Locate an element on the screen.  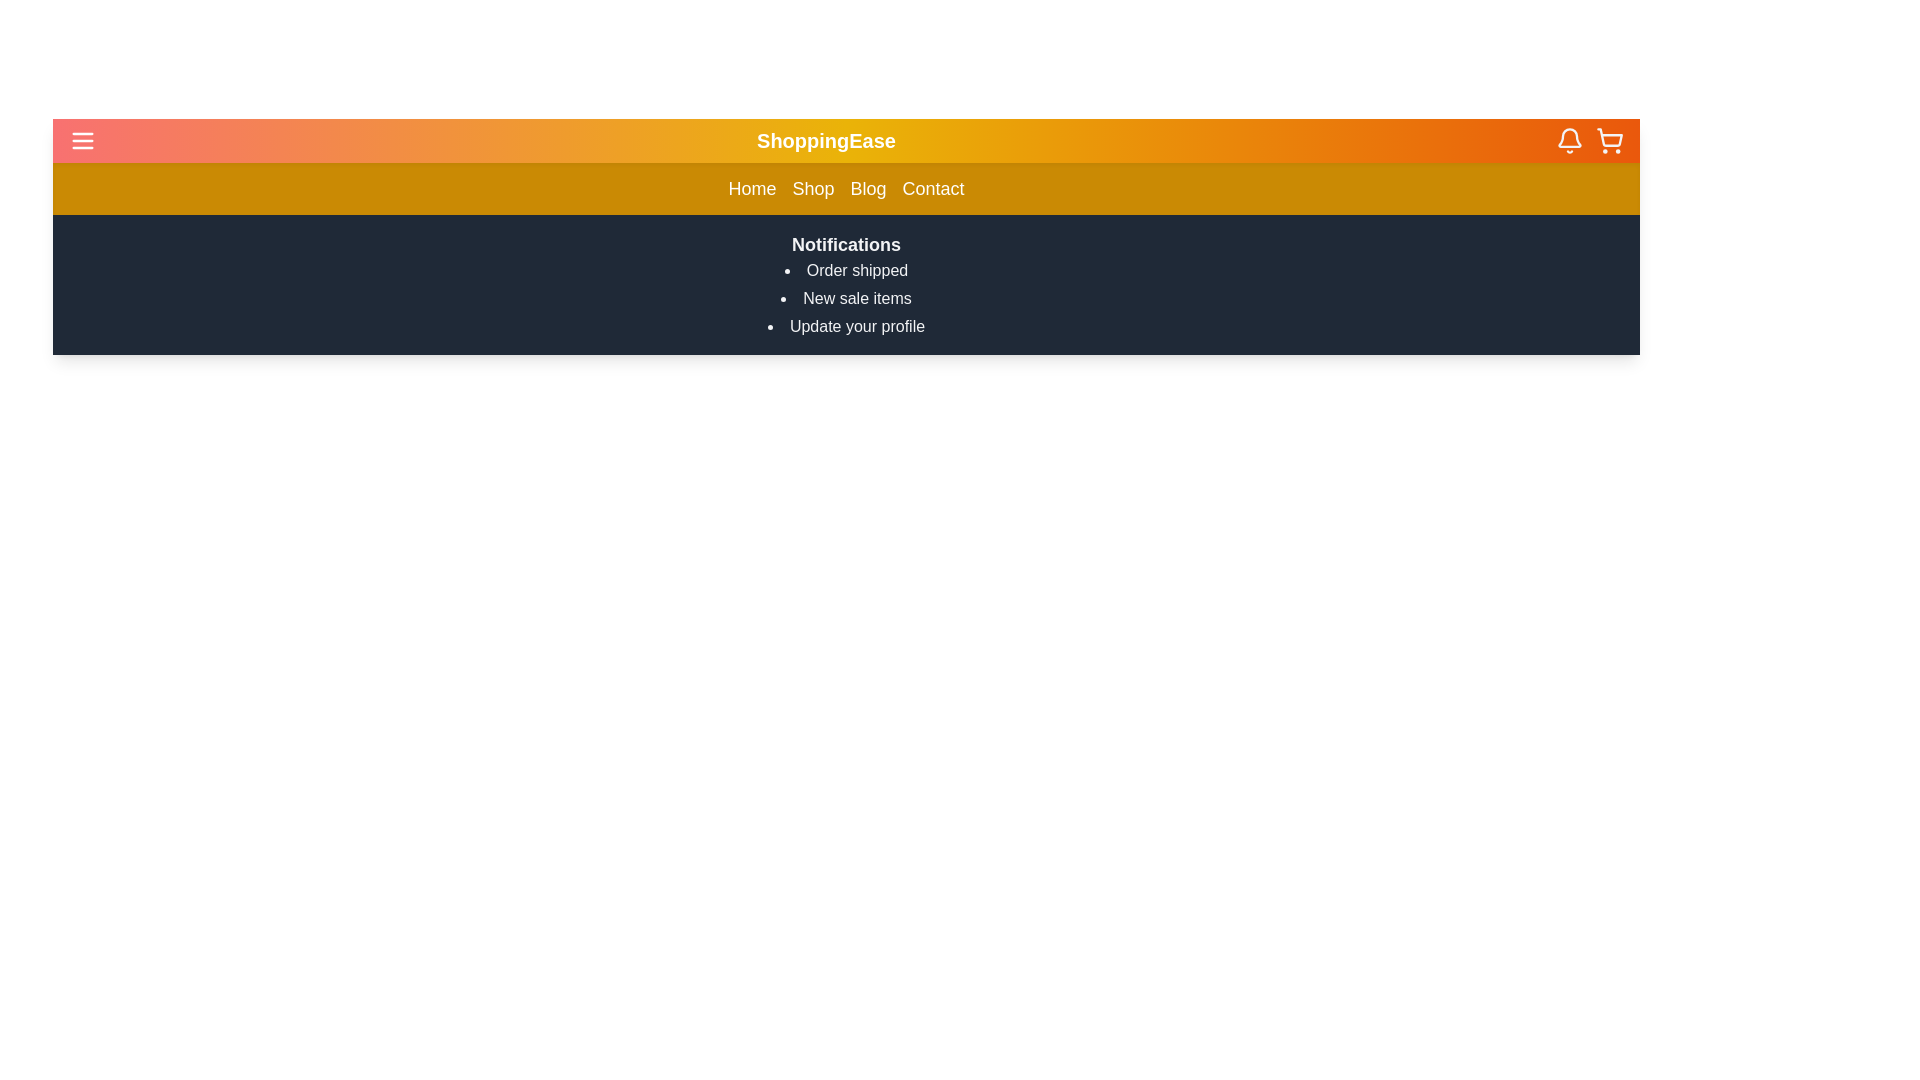
the bold 'Notifications' text label, which is prominently displayed in white on a dark gray background at the top of its section is located at coordinates (846, 244).